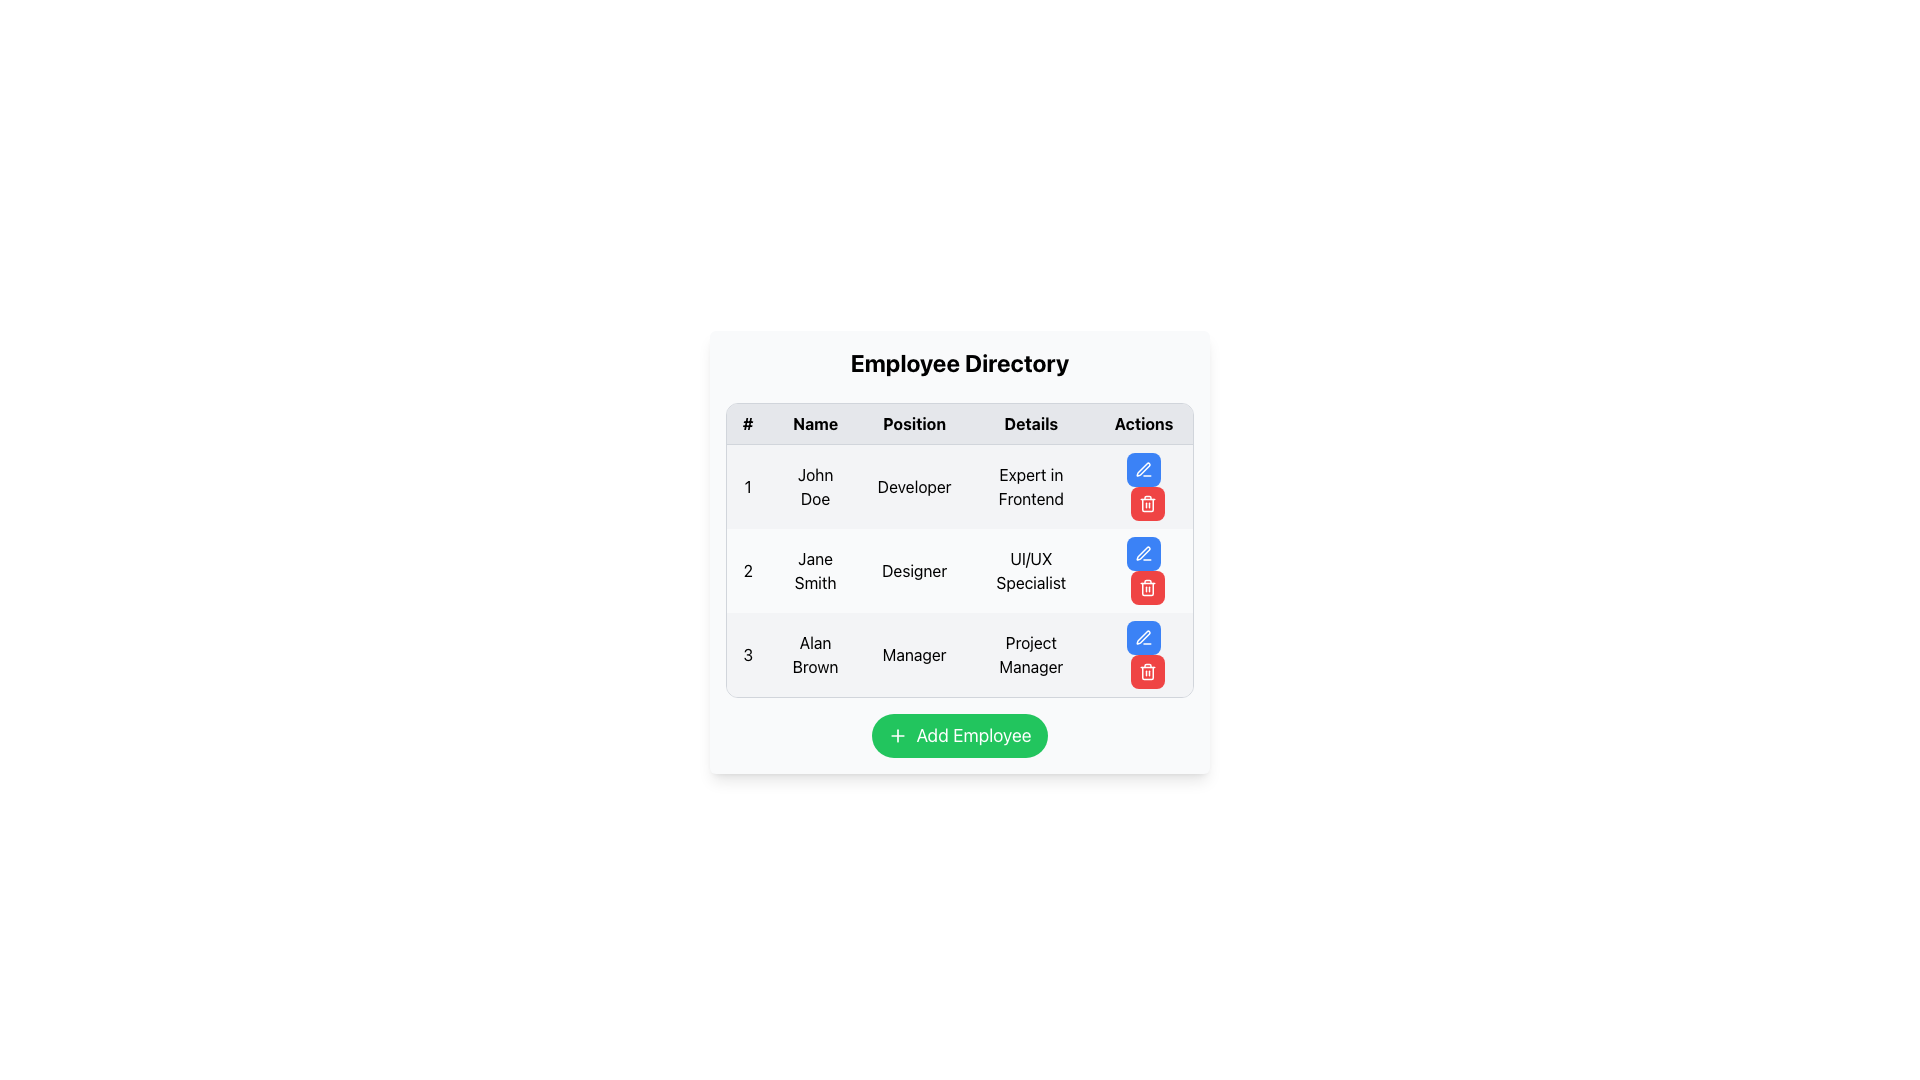  I want to click on the static text element that serves as a row identifier, positioned to the left of the 'John Doe' cell in the table, so click(747, 486).